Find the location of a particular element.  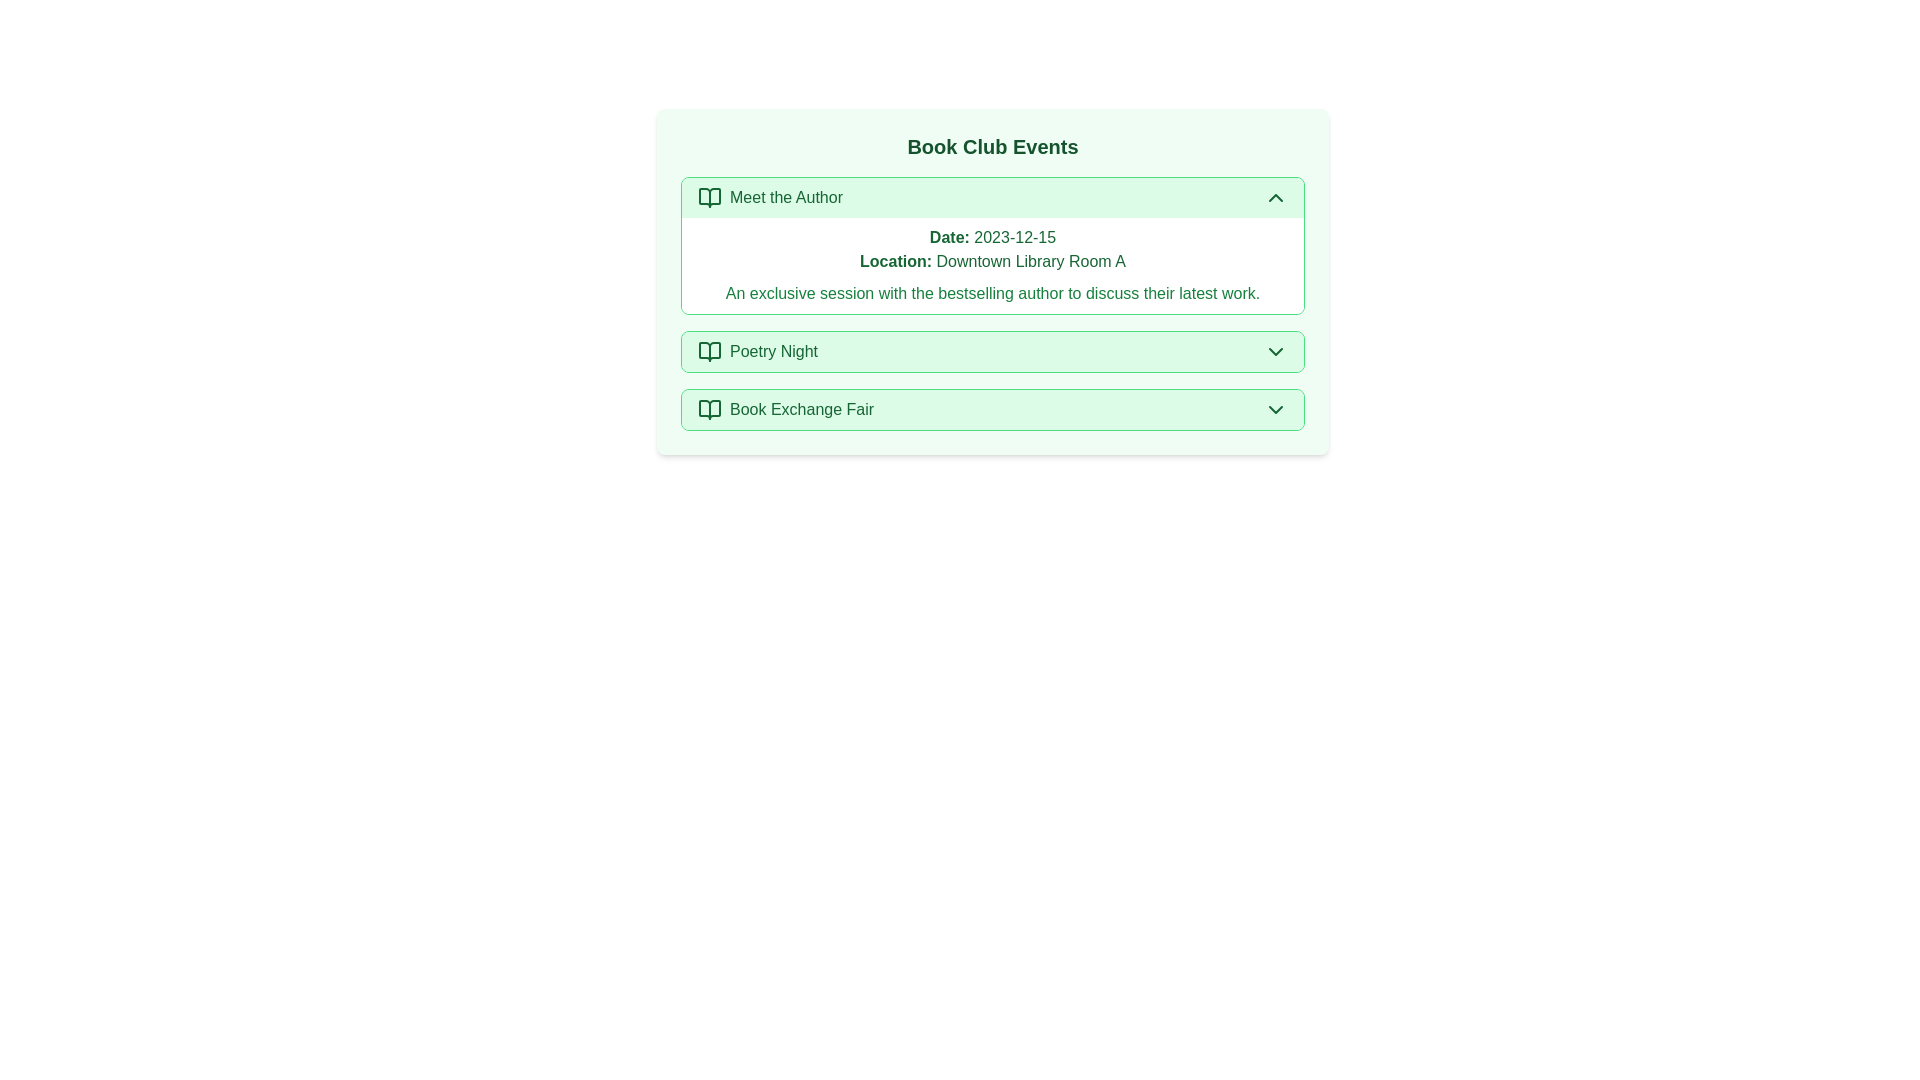

text label displaying 'Meet the Author' which is styled in green and located at the top of the event entry card for 'Meet the Author' is located at coordinates (785, 197).